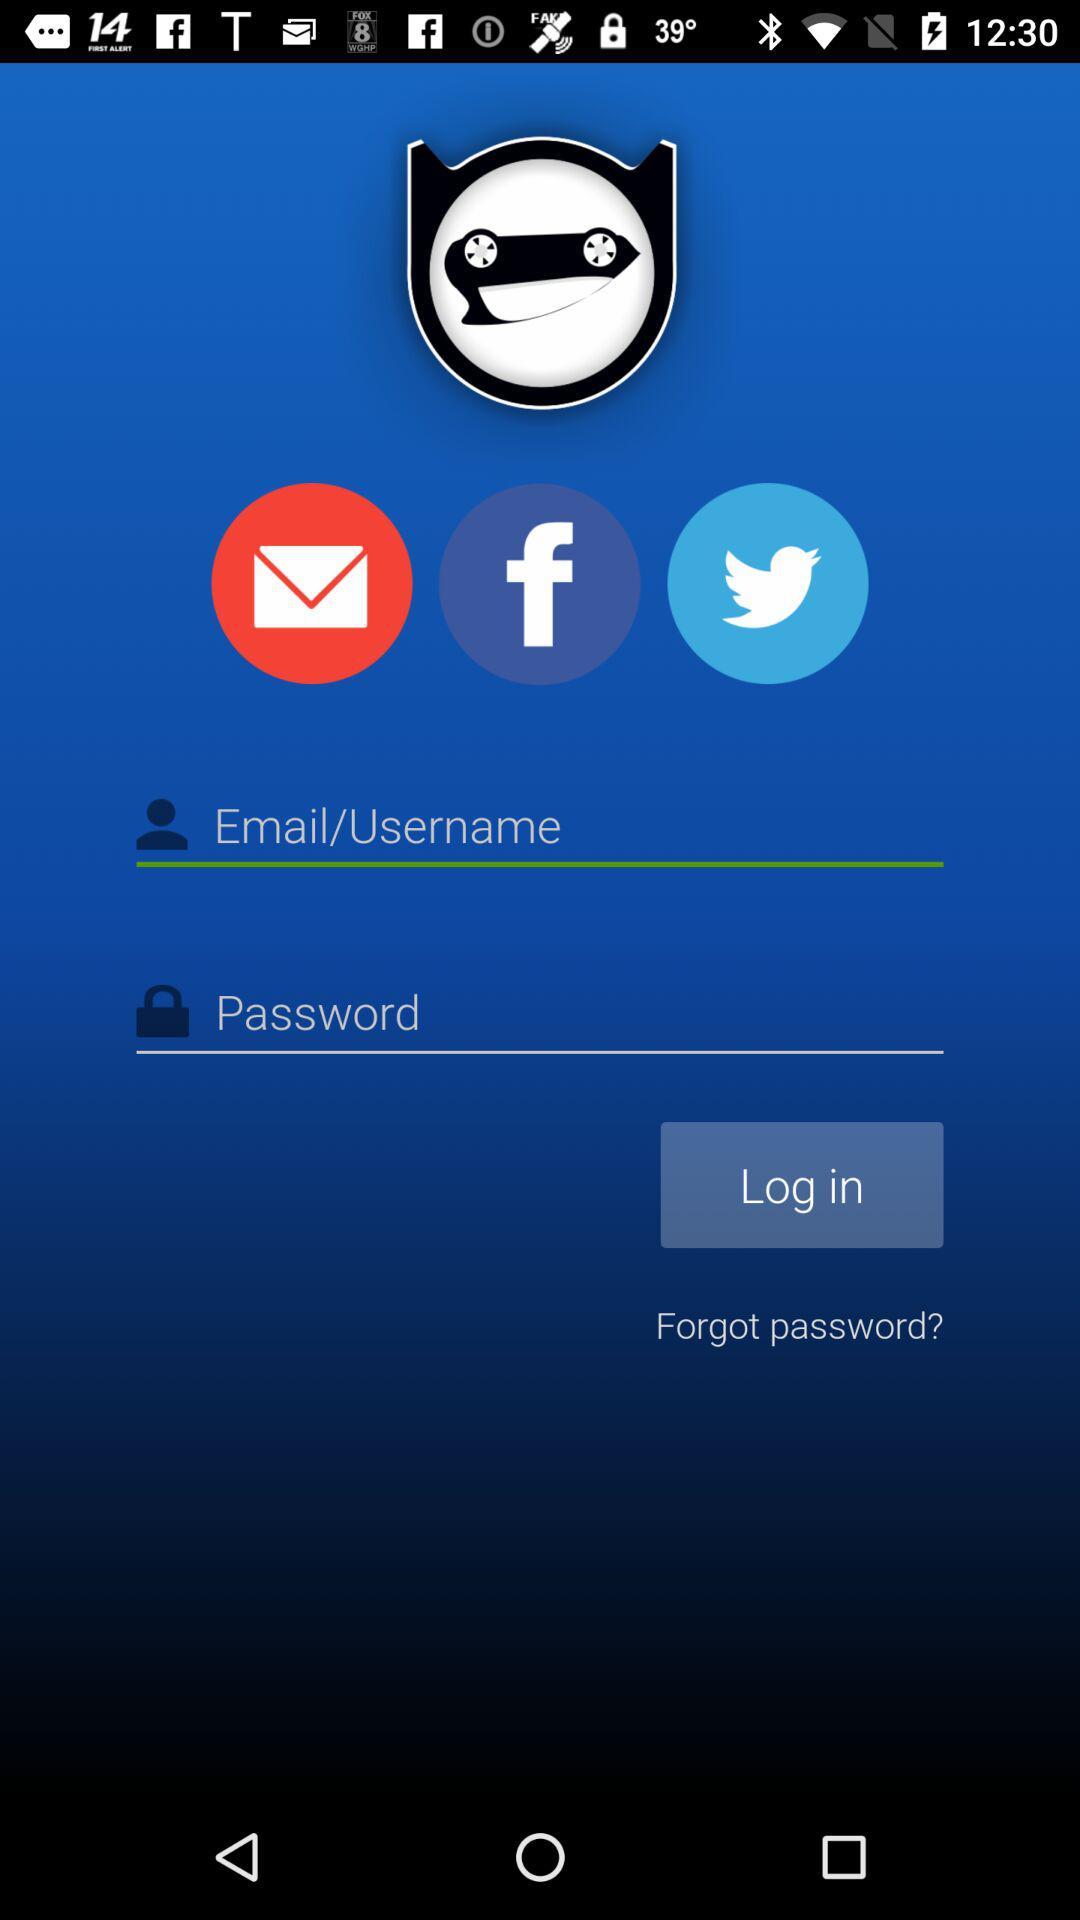 Image resolution: width=1080 pixels, height=1920 pixels. I want to click on icon above forgot password?, so click(801, 1185).